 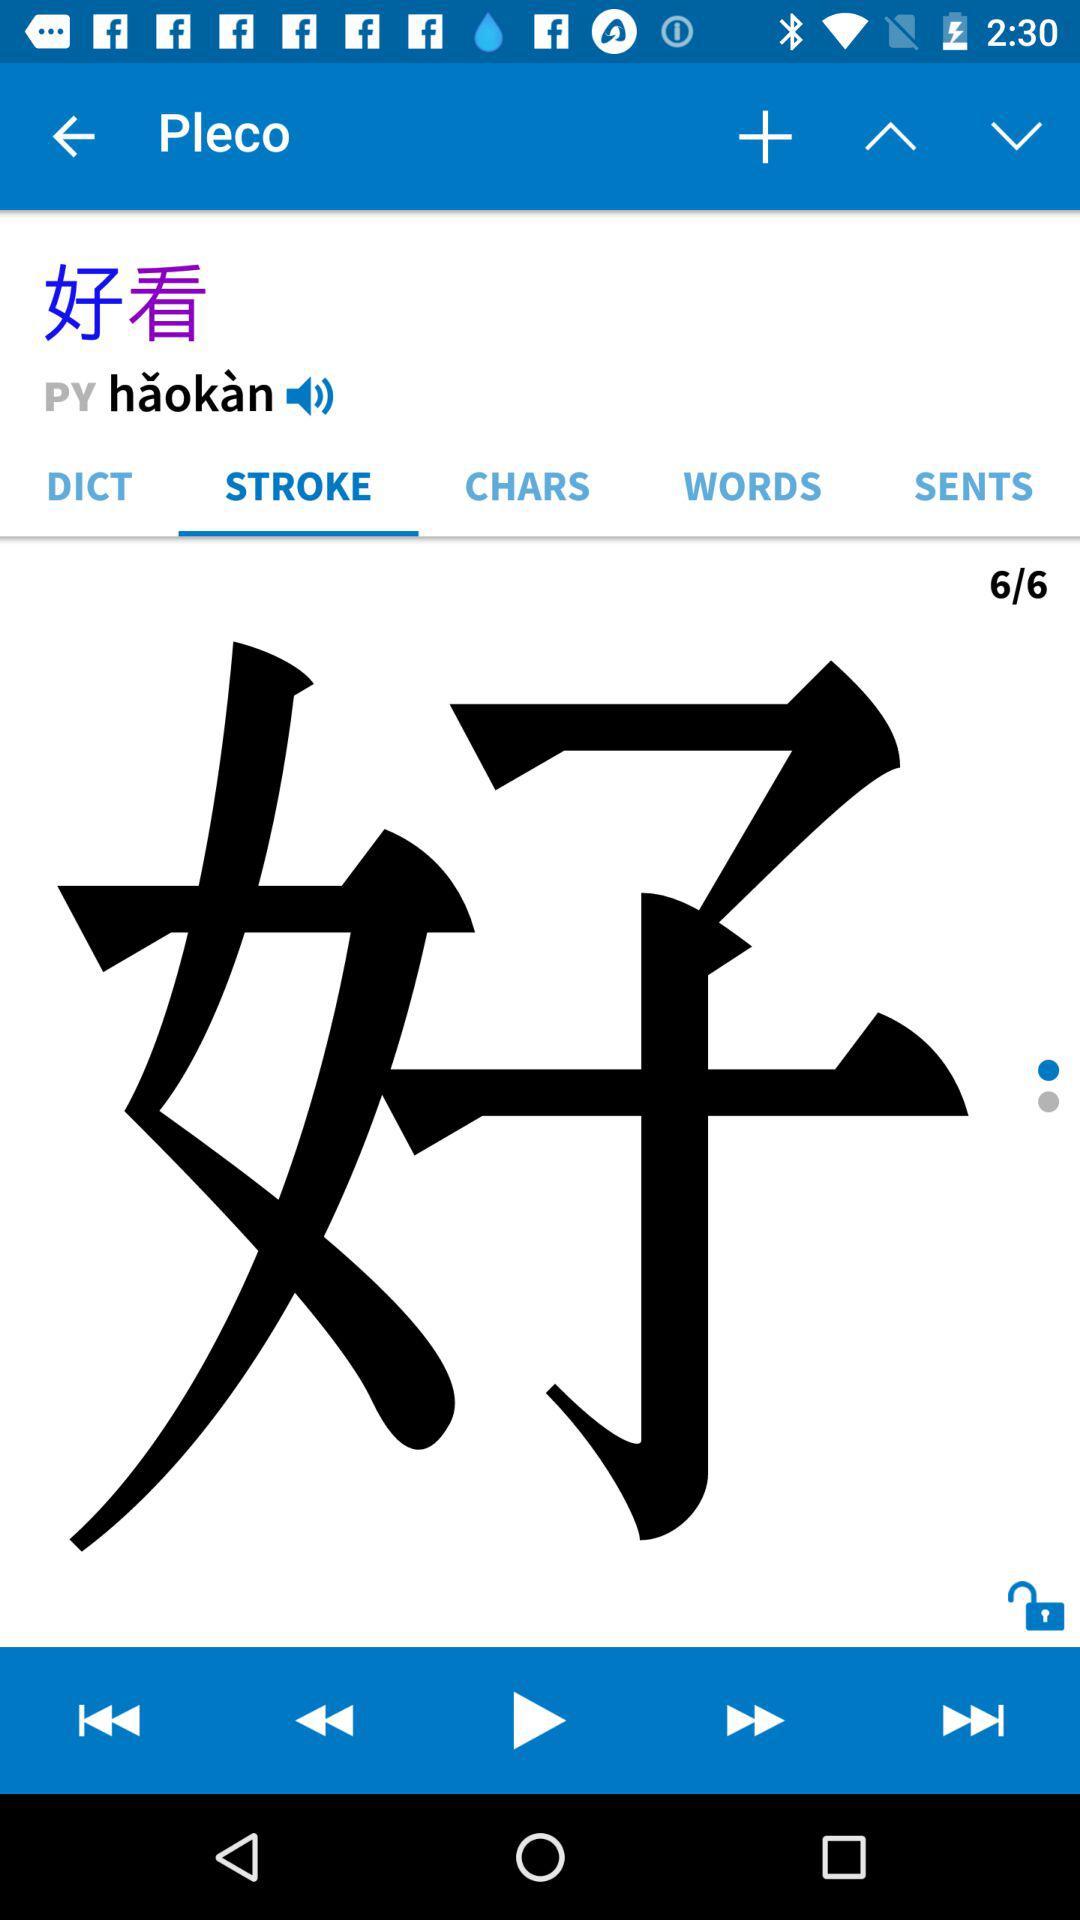 I want to click on the lock icon, so click(x=1017, y=1586).